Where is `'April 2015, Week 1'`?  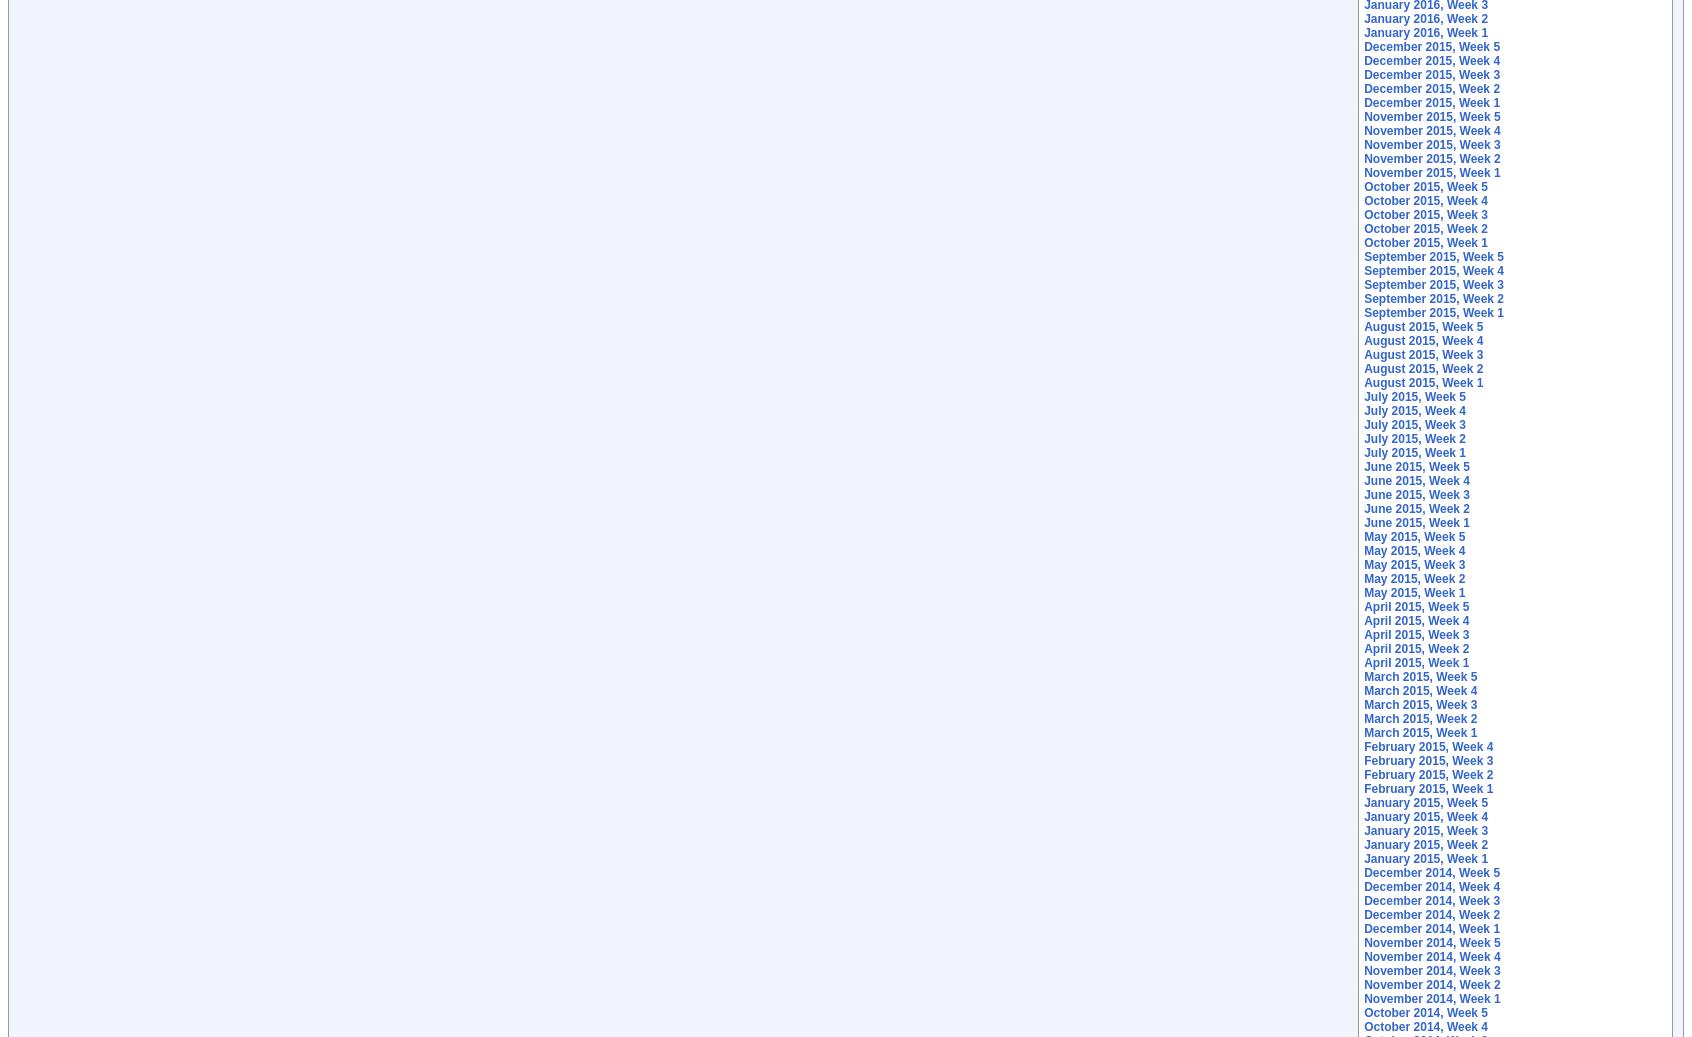 'April 2015, Week 1' is located at coordinates (1415, 662).